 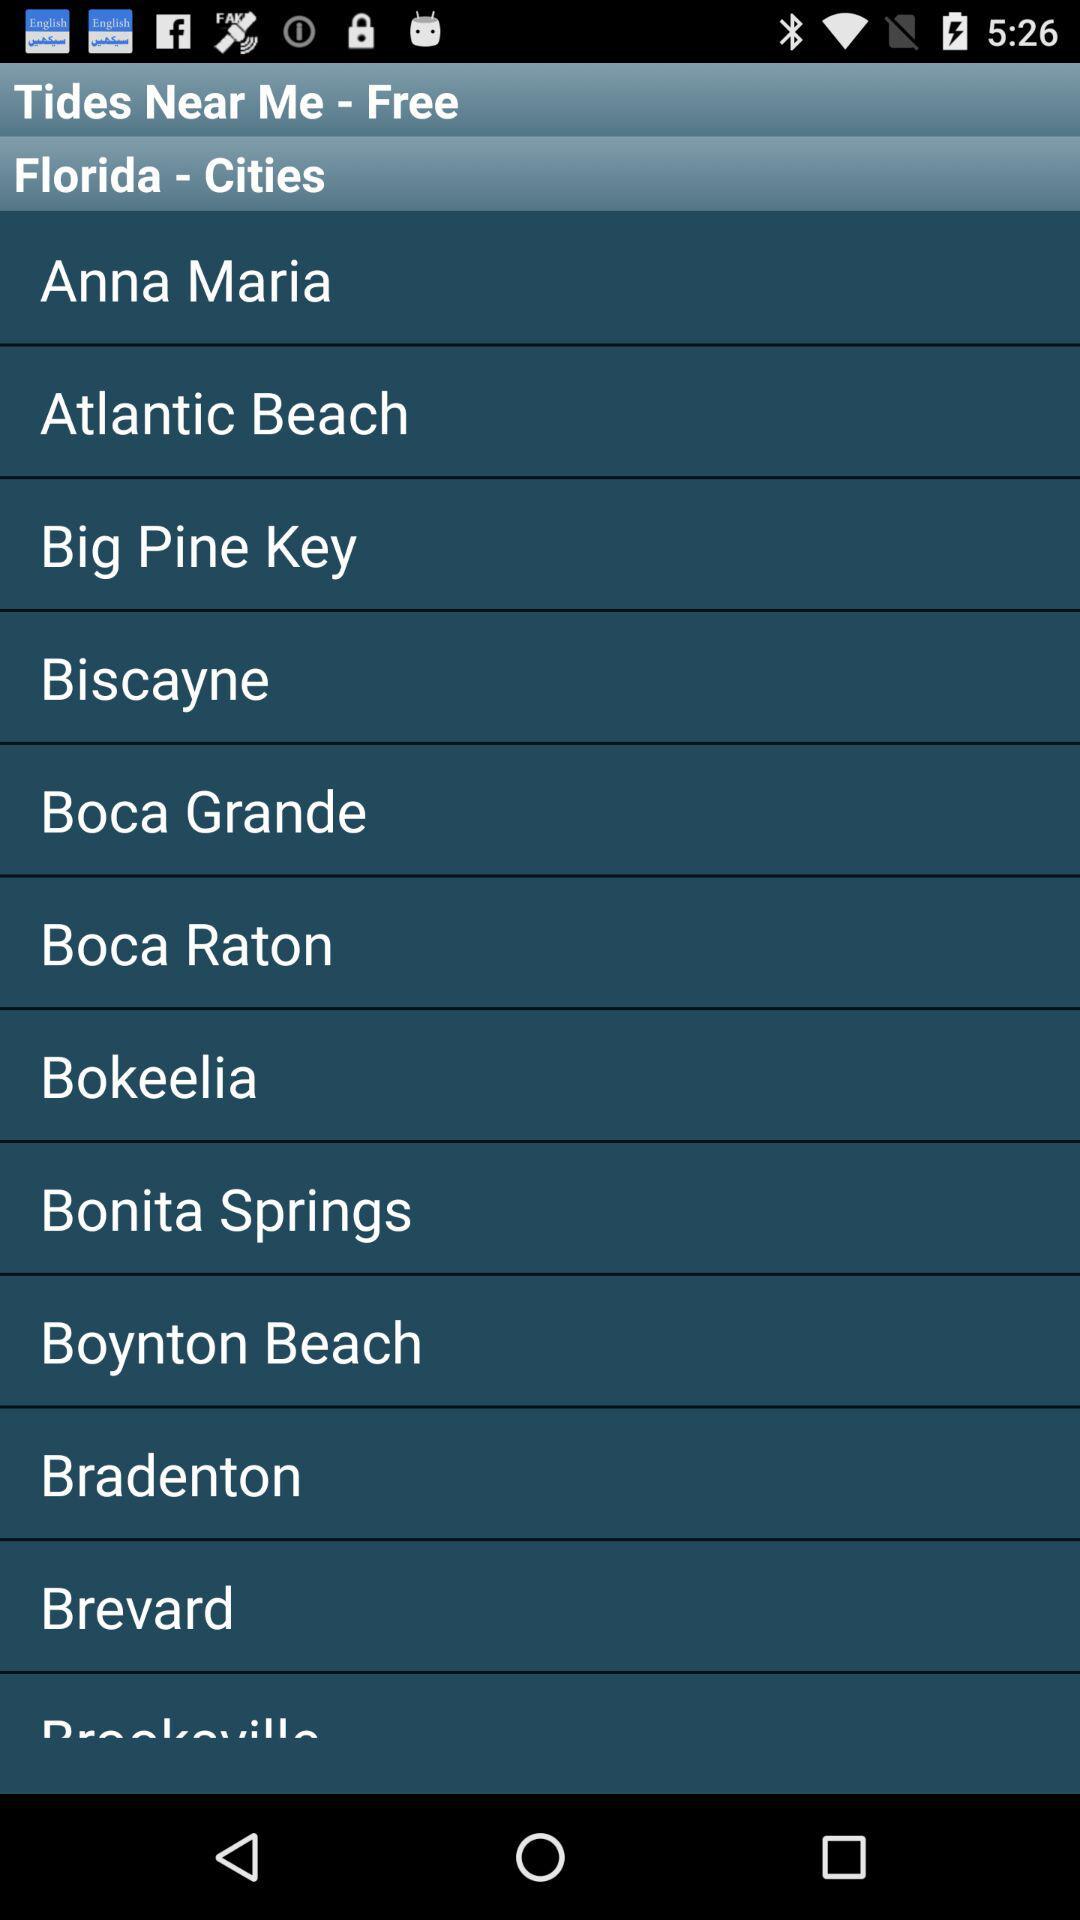 What do you see at coordinates (540, 1206) in the screenshot?
I see `the app below the bokeelia` at bounding box center [540, 1206].